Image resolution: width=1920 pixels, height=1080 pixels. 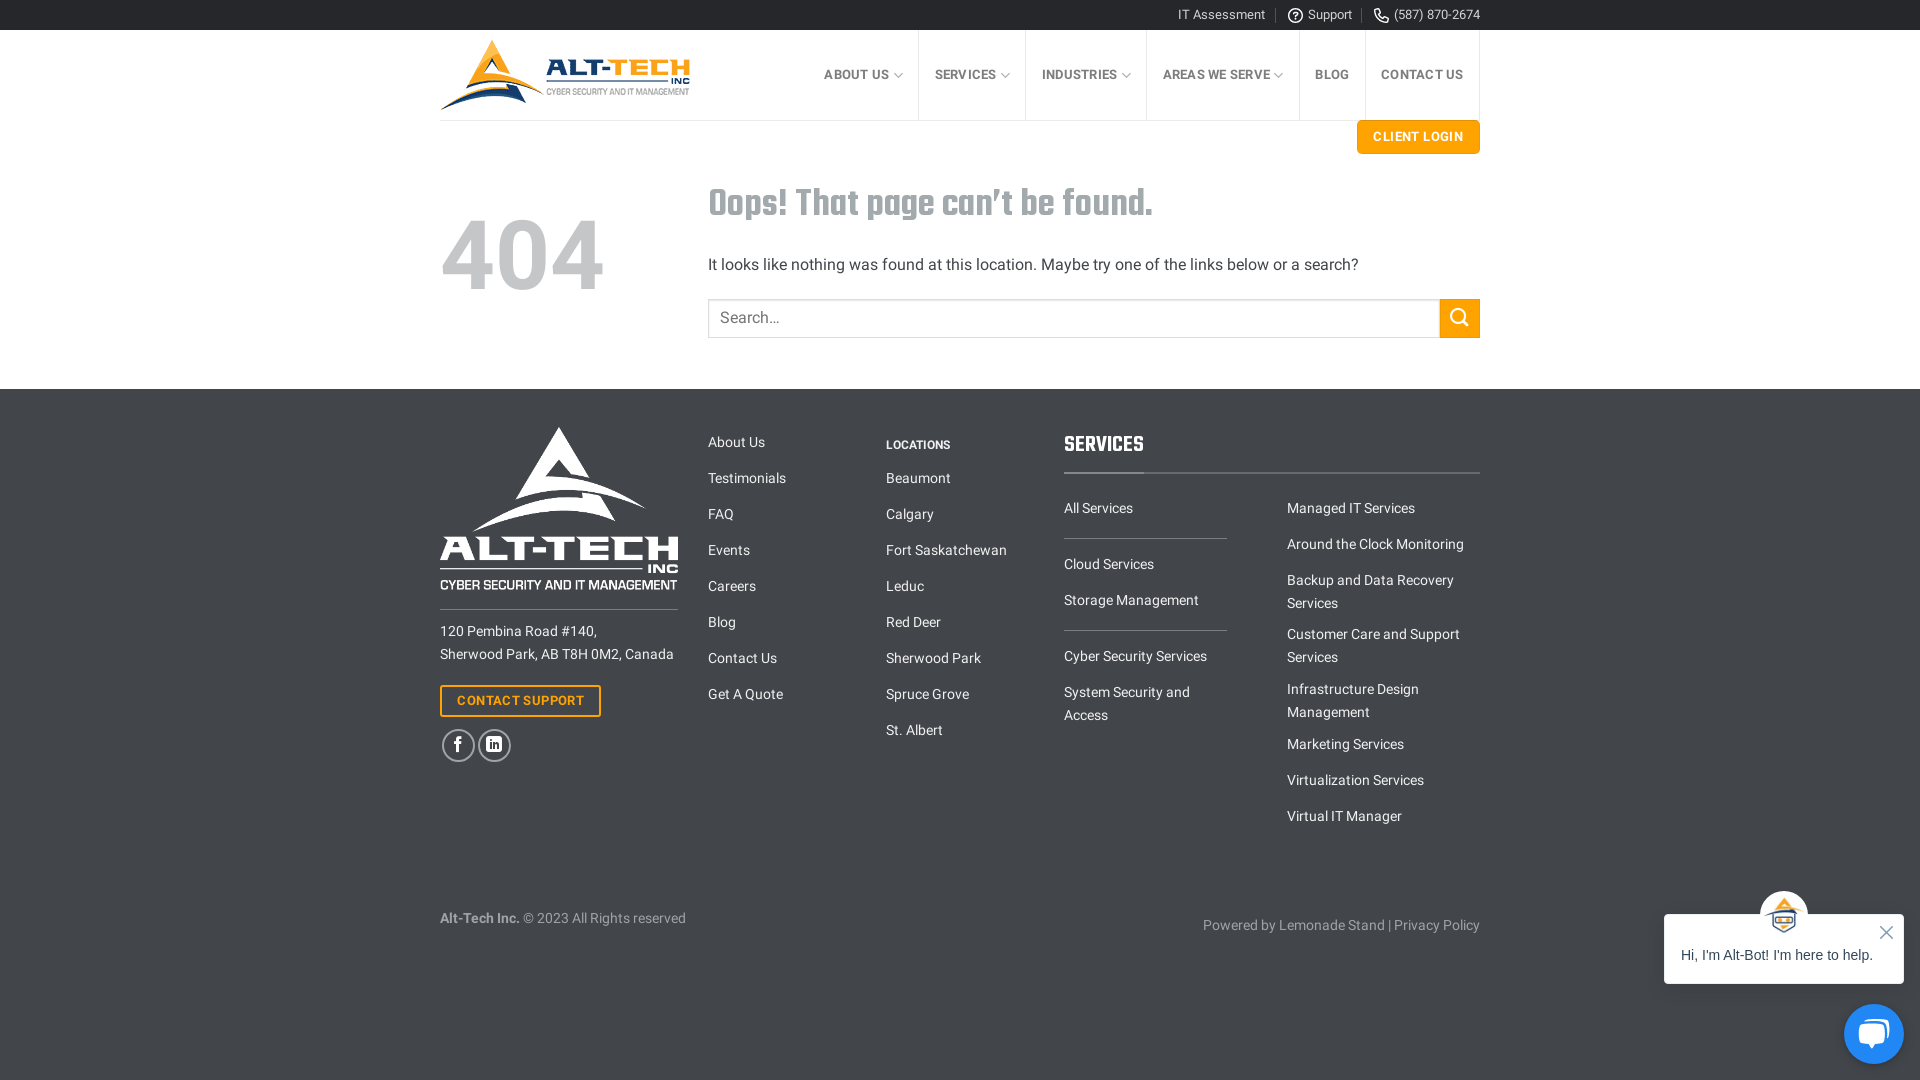 What do you see at coordinates (1382, 782) in the screenshot?
I see `'Virtualization Services'` at bounding box center [1382, 782].